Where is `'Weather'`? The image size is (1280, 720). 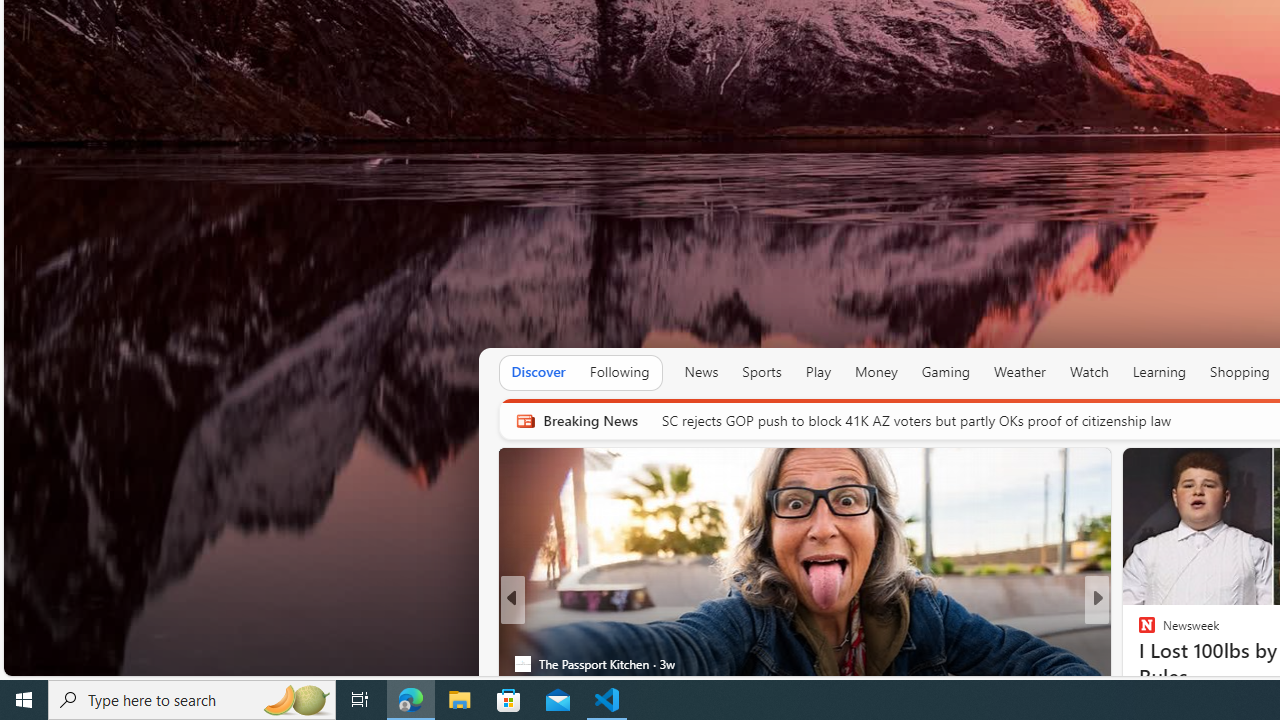 'Weather' is located at coordinates (1020, 372).